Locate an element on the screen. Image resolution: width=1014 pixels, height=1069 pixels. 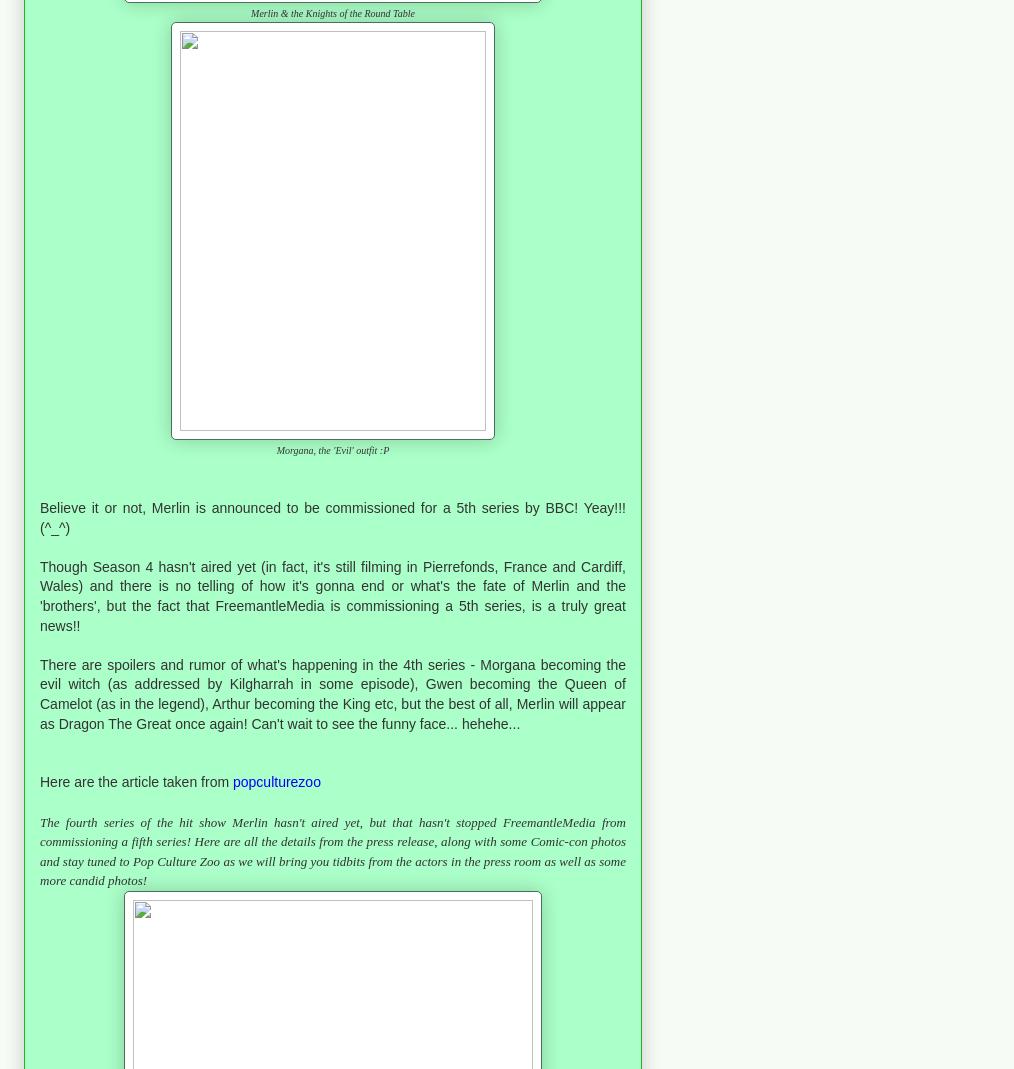
'There are spoilers and rumor of what's happening in the 4th series - Morgana becoming the evil witch (as addressed by Kilgharrah in some episode), Gwen becoming the Queen of Camelot (as in the legend), Arthur becoming the King etc, but the best of all, Merlin will appear as Dragon The Great once again! Can't wait to see the funny face... hehehe...' is located at coordinates (332, 692).